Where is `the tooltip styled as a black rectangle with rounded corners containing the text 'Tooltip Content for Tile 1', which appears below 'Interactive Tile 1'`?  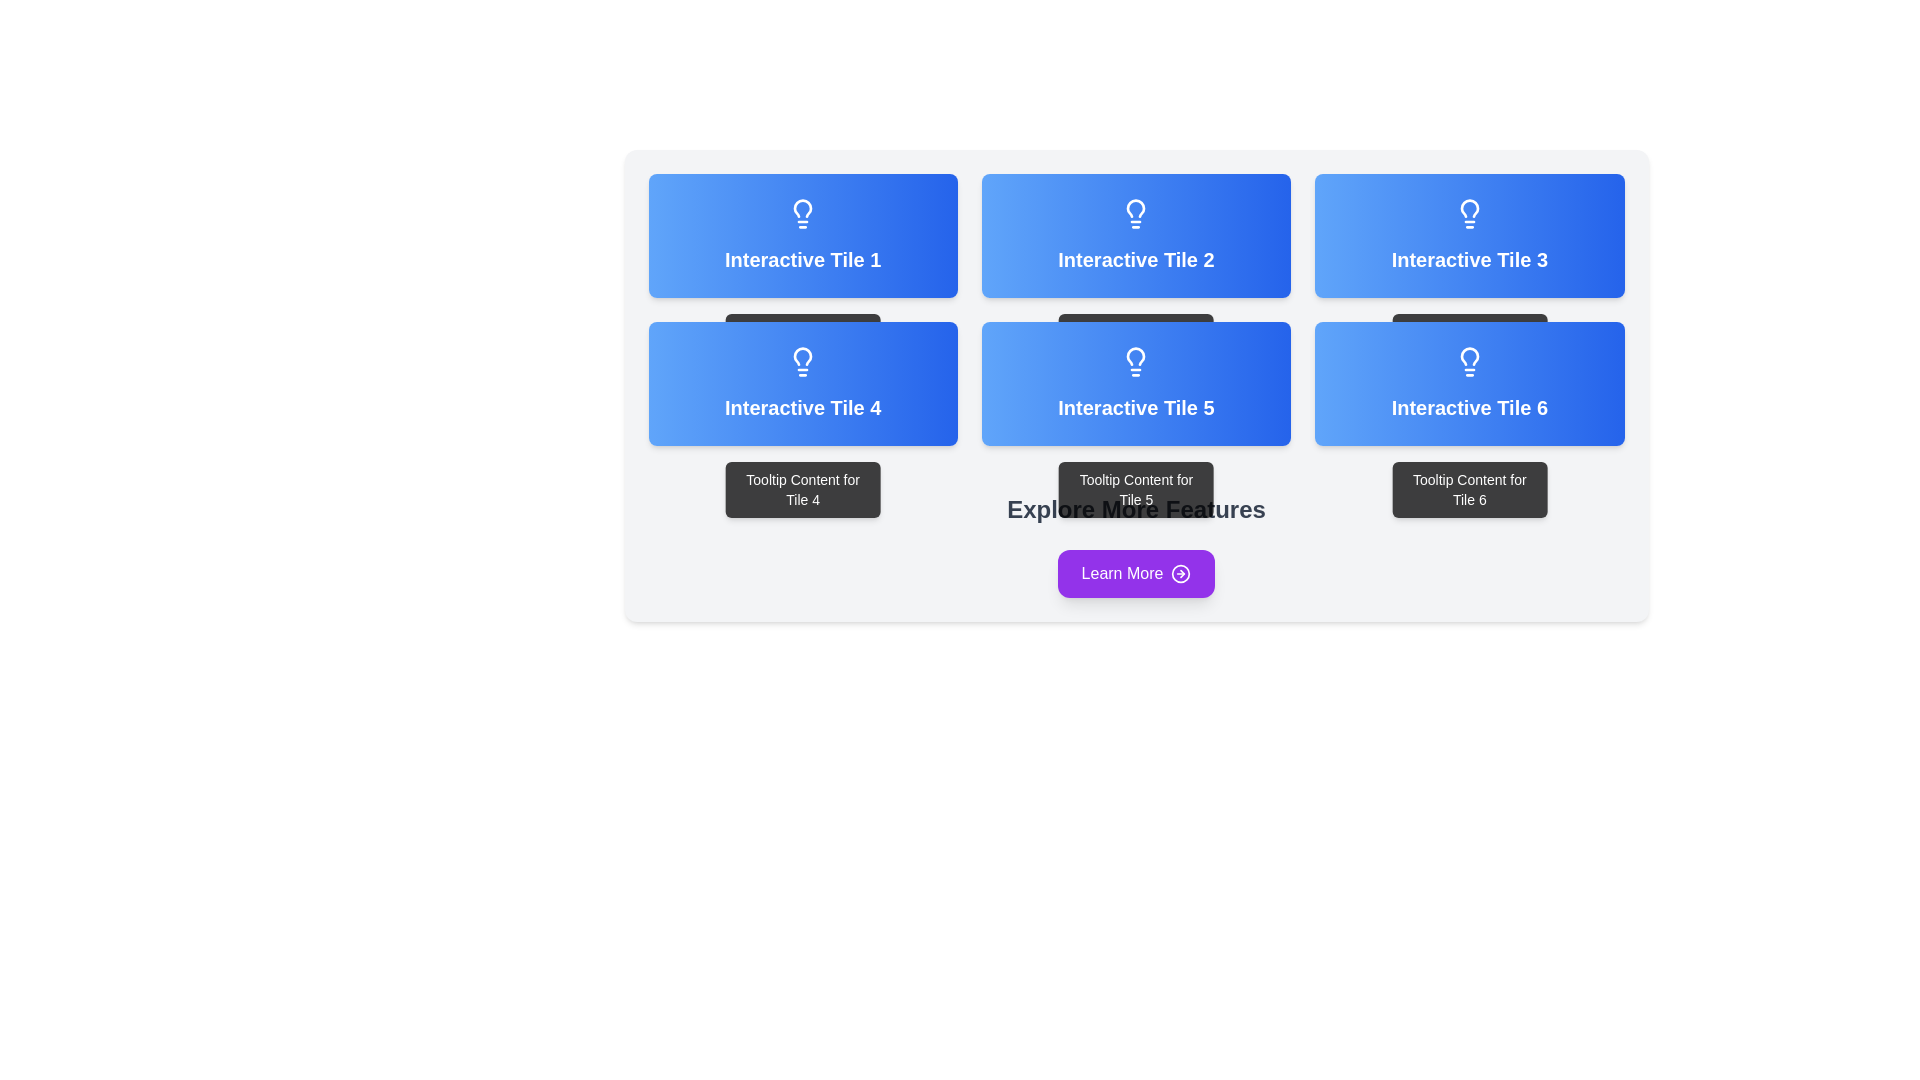 the tooltip styled as a black rectangle with rounded corners containing the text 'Tooltip Content for Tile 1', which appears below 'Interactive Tile 1' is located at coordinates (803, 341).